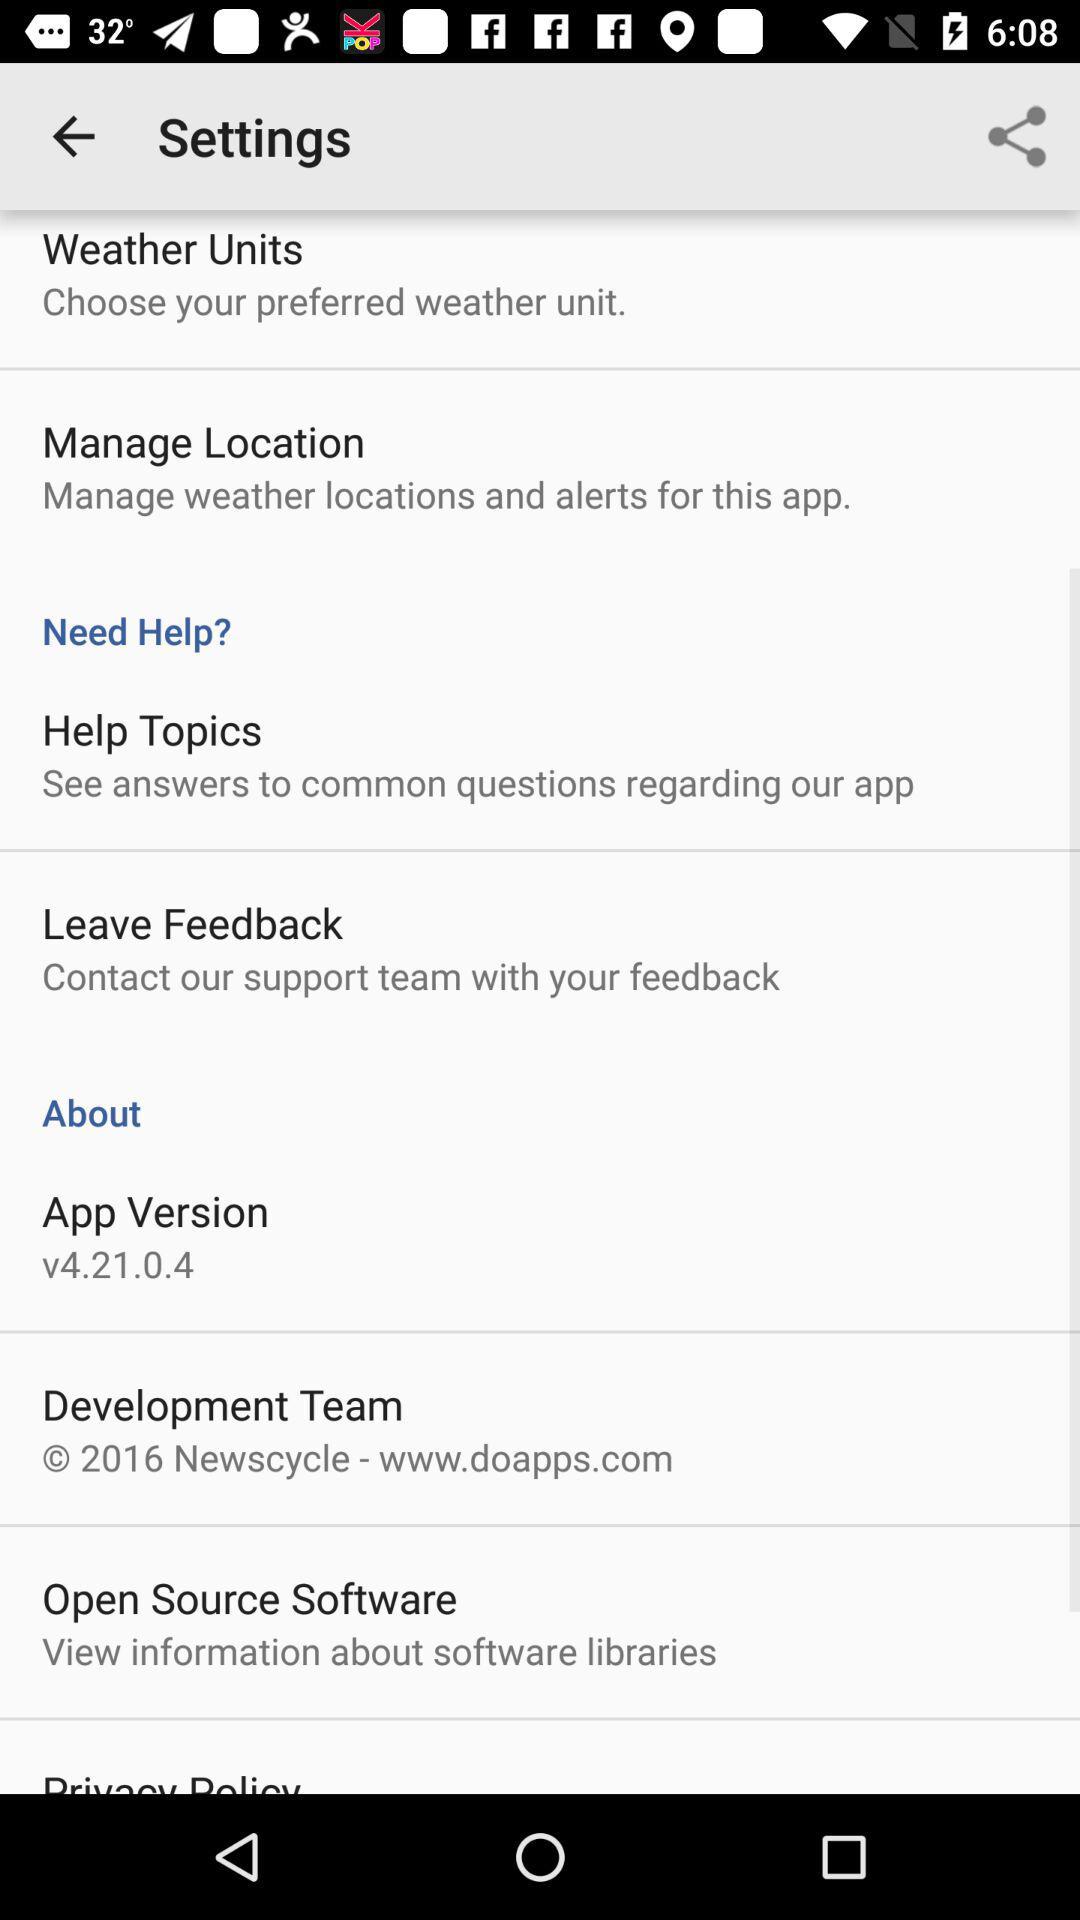  What do you see at coordinates (410, 975) in the screenshot?
I see `the item below the leave feedback item` at bounding box center [410, 975].